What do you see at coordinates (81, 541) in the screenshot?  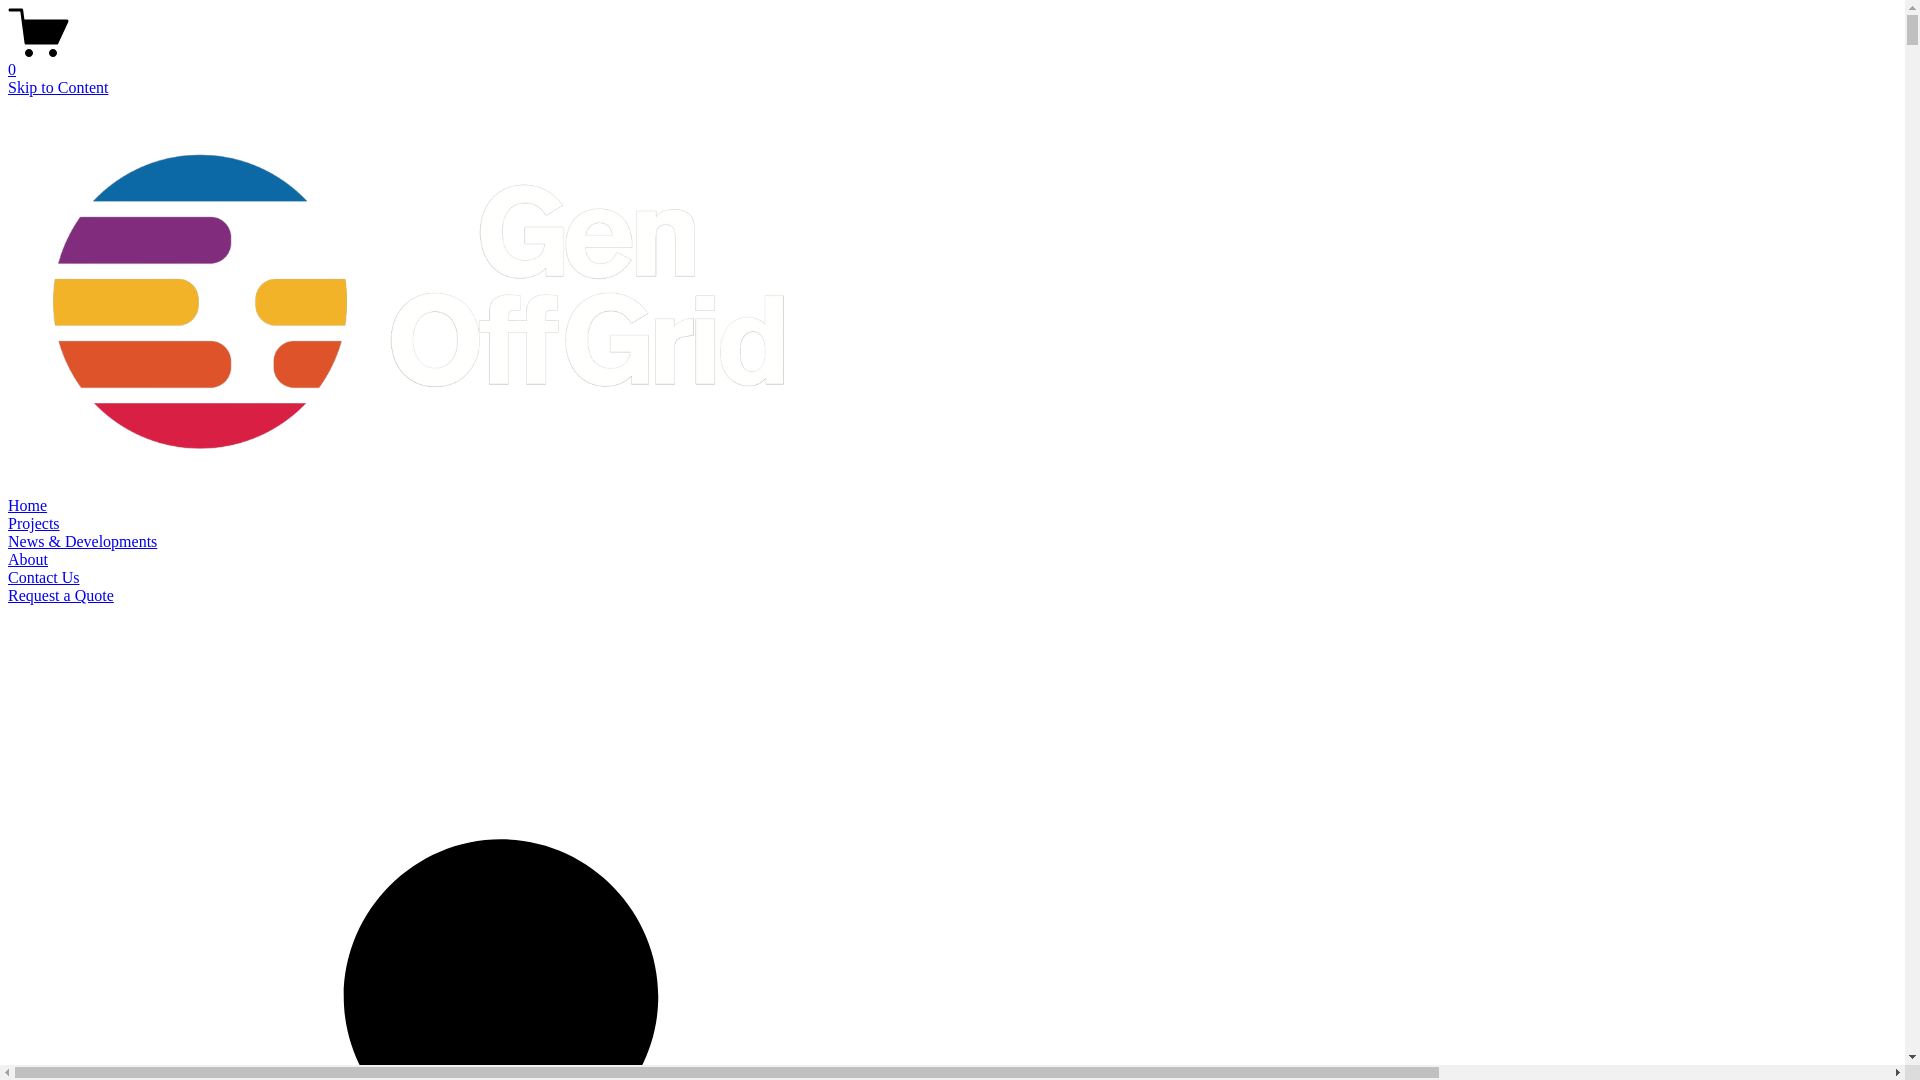 I see `'News & Developments'` at bounding box center [81, 541].